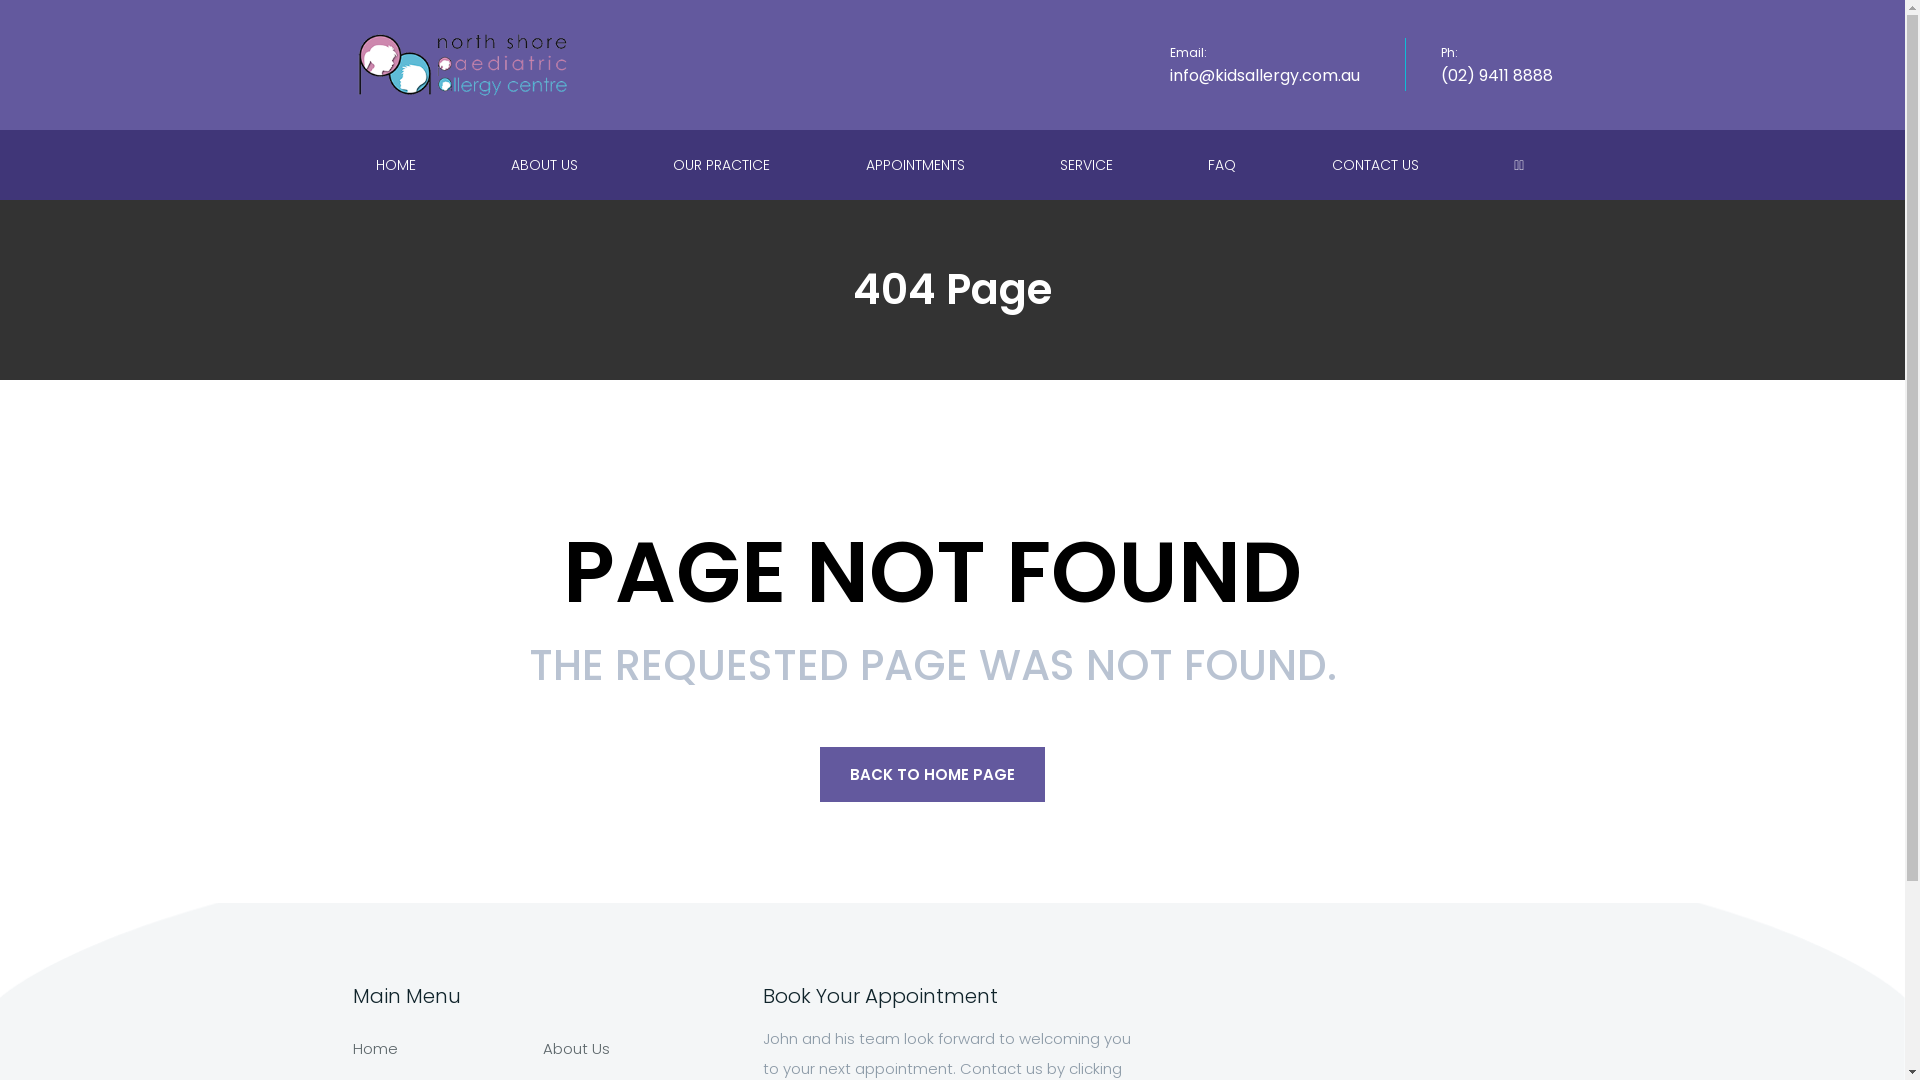 This screenshot has height=1080, width=1920. Describe the element at coordinates (843, 164) in the screenshot. I see `'APPOINTMENTS'` at that location.